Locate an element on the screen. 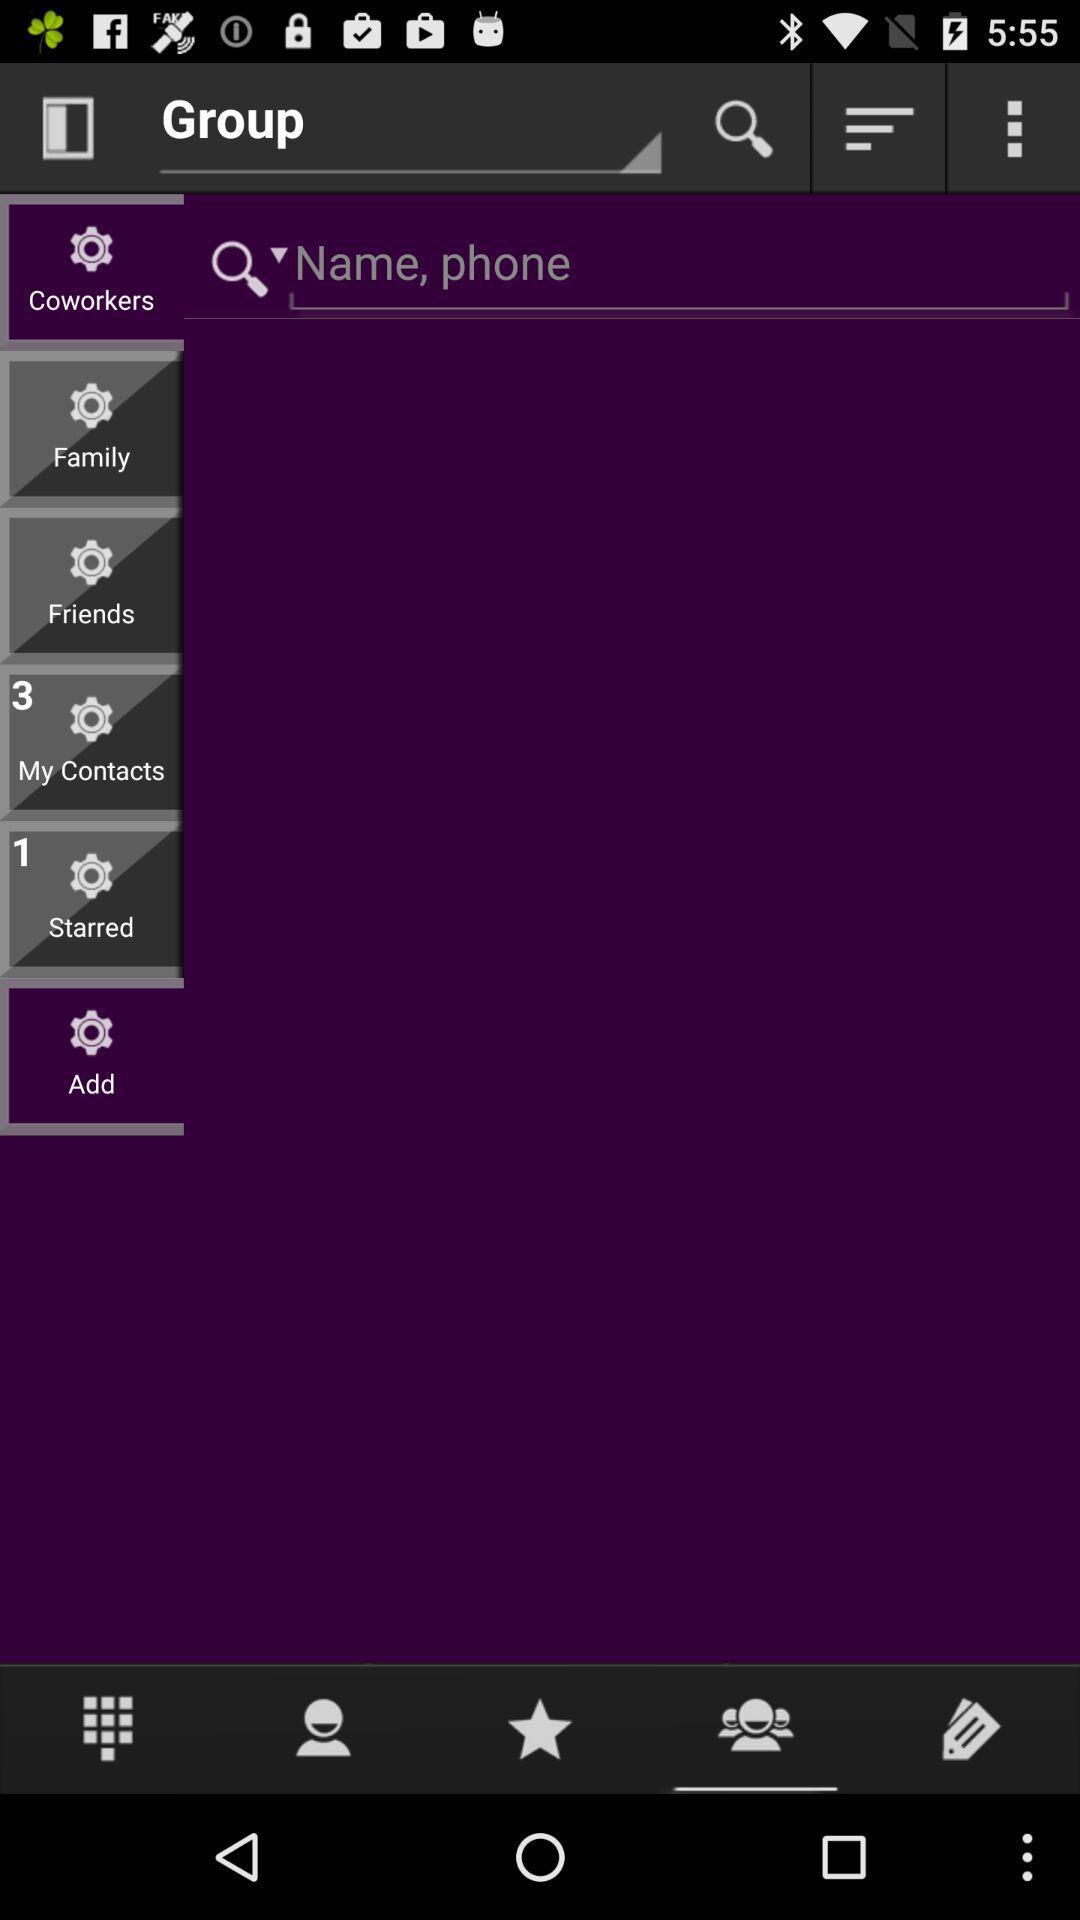 This screenshot has width=1080, height=1920. coworker name and phone is located at coordinates (631, 264).